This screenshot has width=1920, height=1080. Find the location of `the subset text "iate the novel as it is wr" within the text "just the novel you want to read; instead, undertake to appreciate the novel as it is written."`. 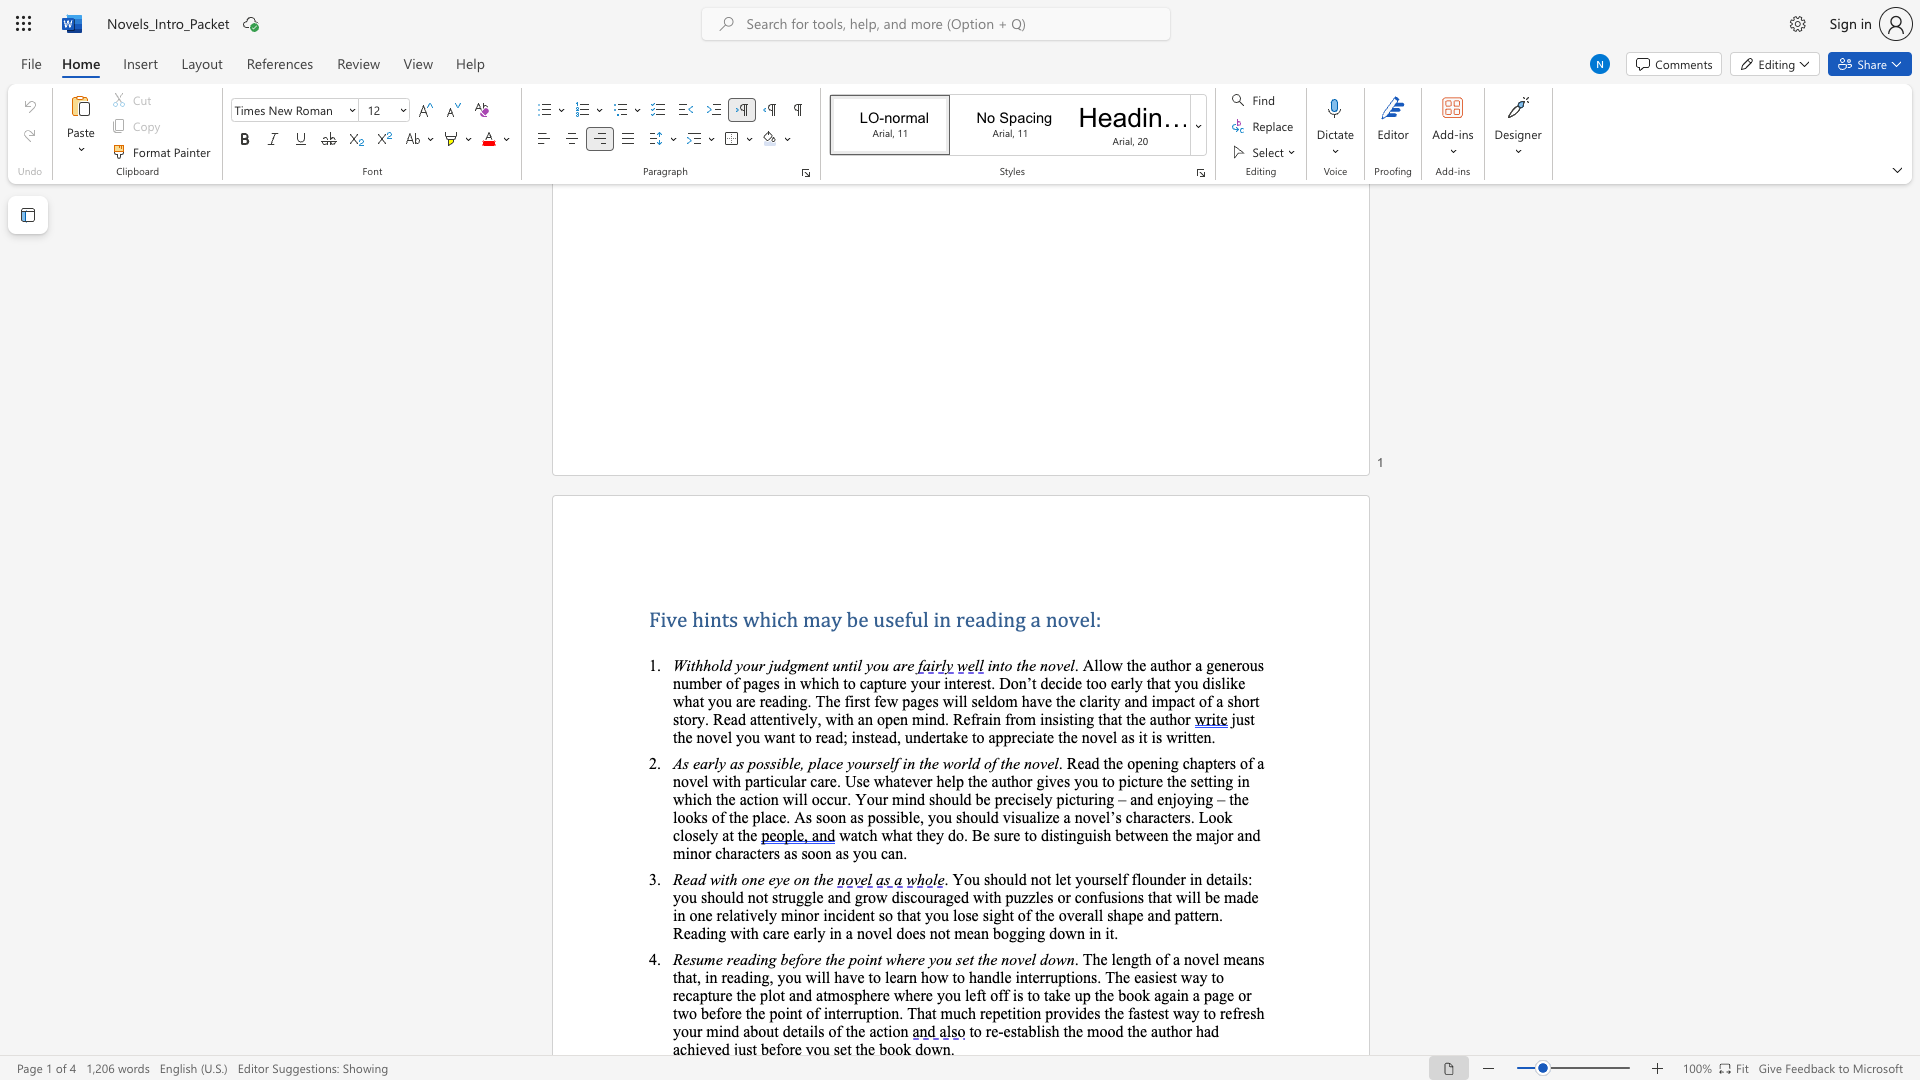

the subset text "iate the novel as it is wr" within the text "just the novel you want to read; instead, undertake to appreciate the novel as it is written." is located at coordinates (1031, 737).